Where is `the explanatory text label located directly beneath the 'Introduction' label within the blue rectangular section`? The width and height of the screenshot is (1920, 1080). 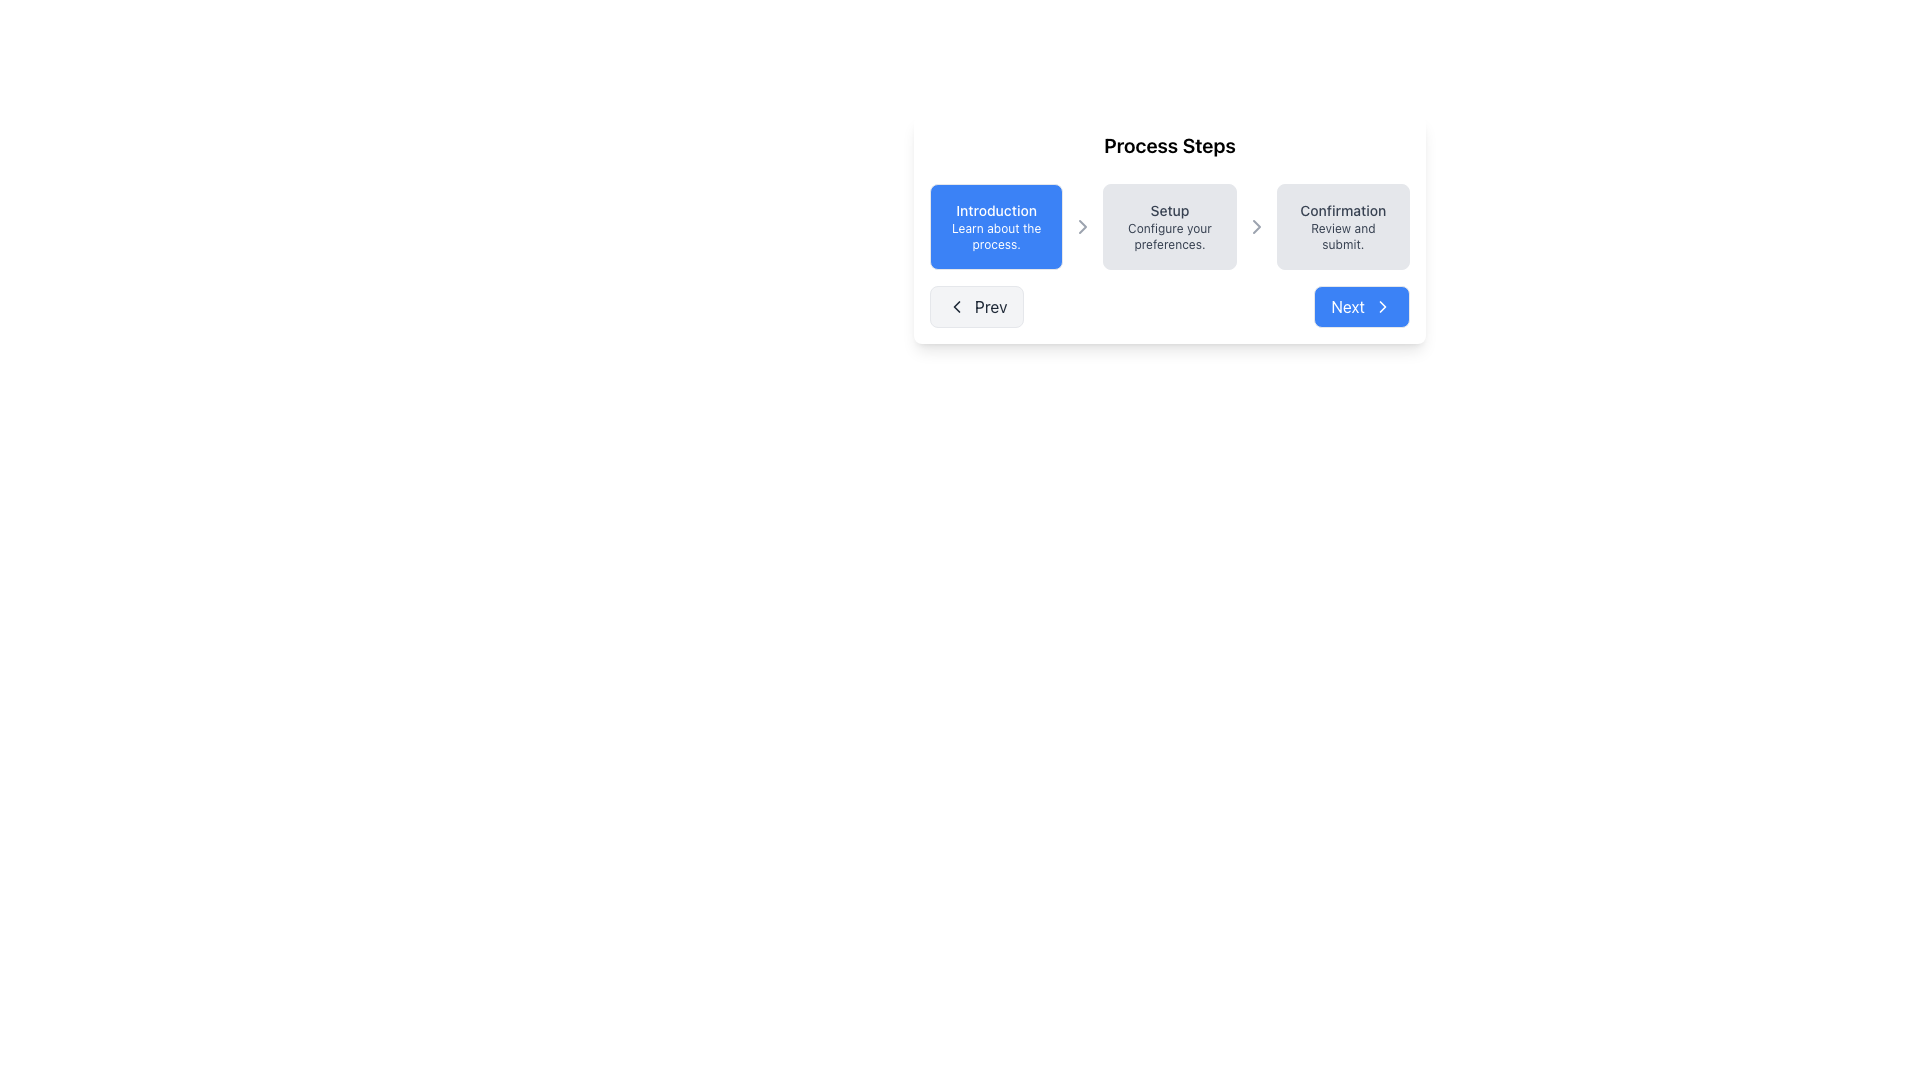 the explanatory text label located directly beneath the 'Introduction' label within the blue rectangular section is located at coordinates (996, 235).